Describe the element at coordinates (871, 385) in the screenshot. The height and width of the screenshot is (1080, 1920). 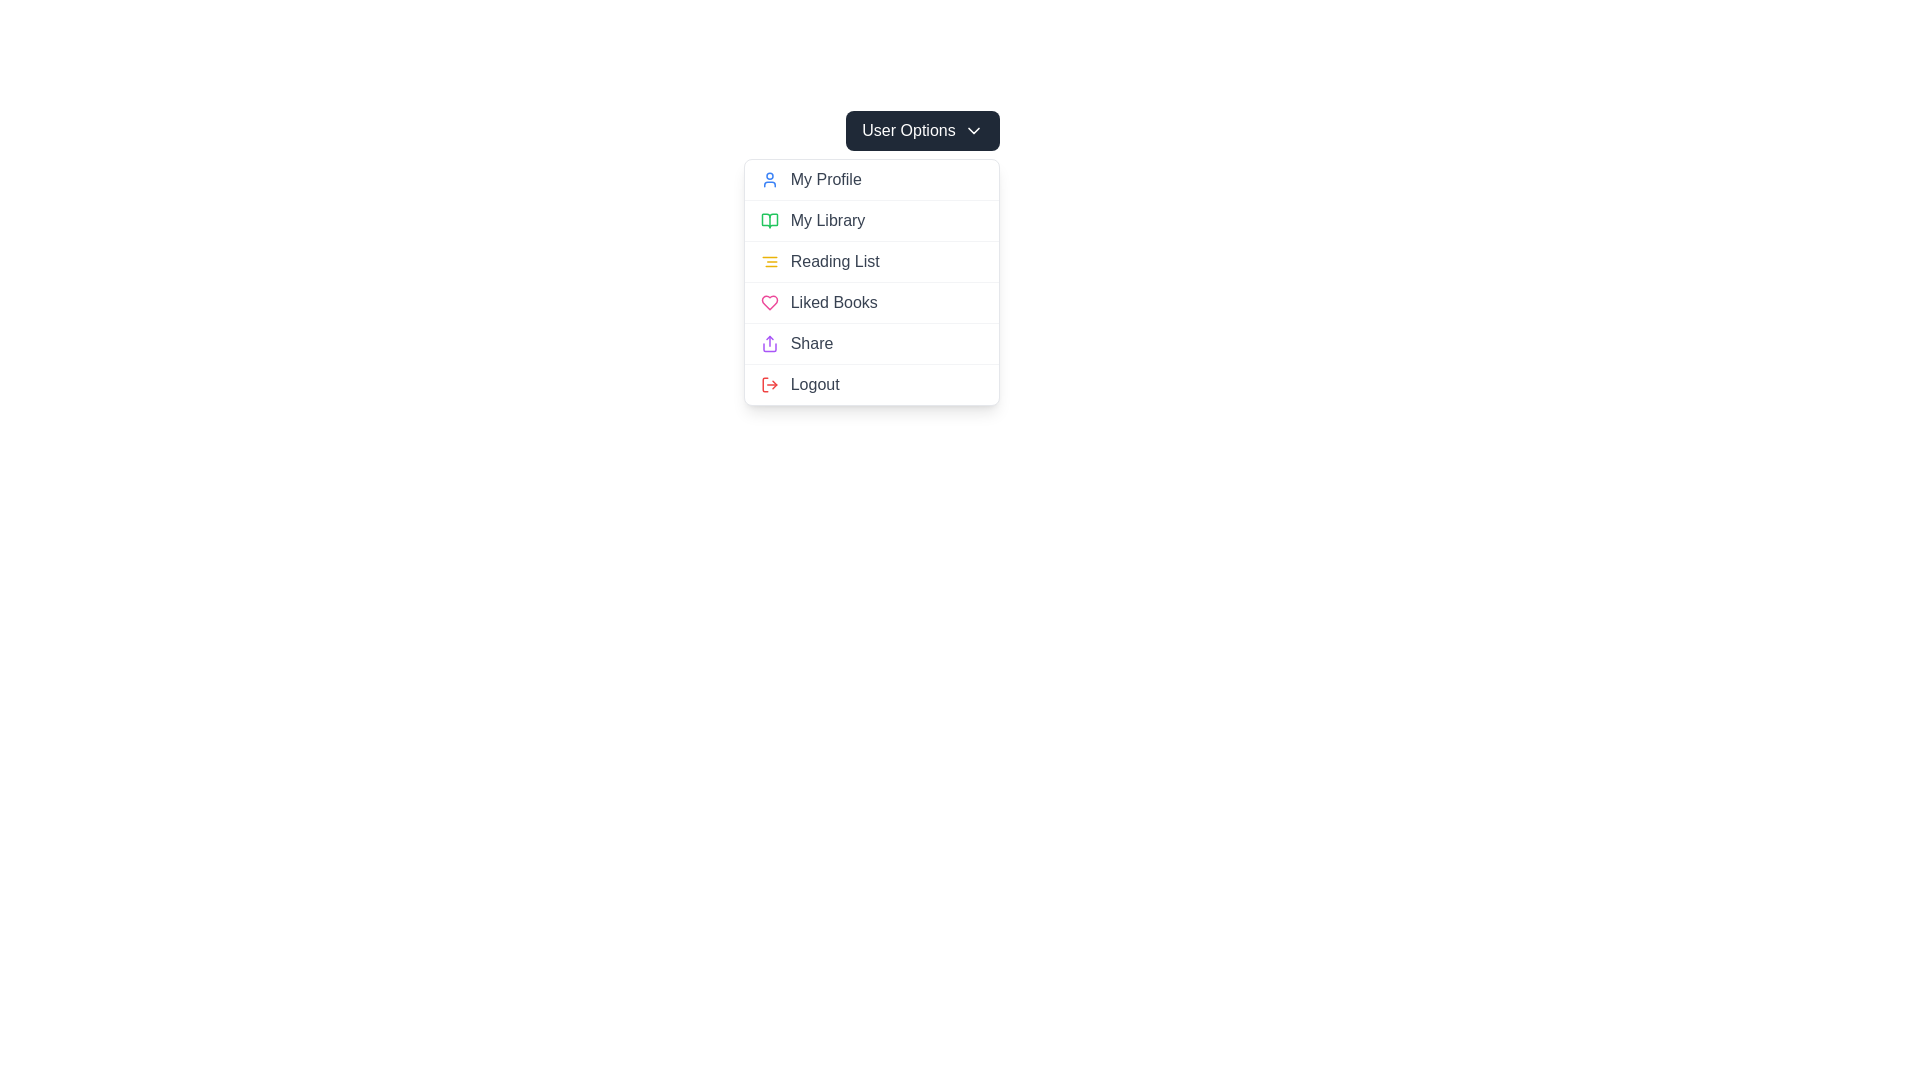
I see `the logout button, which is the sixth option in the 'User Options' dropdown menu` at that location.